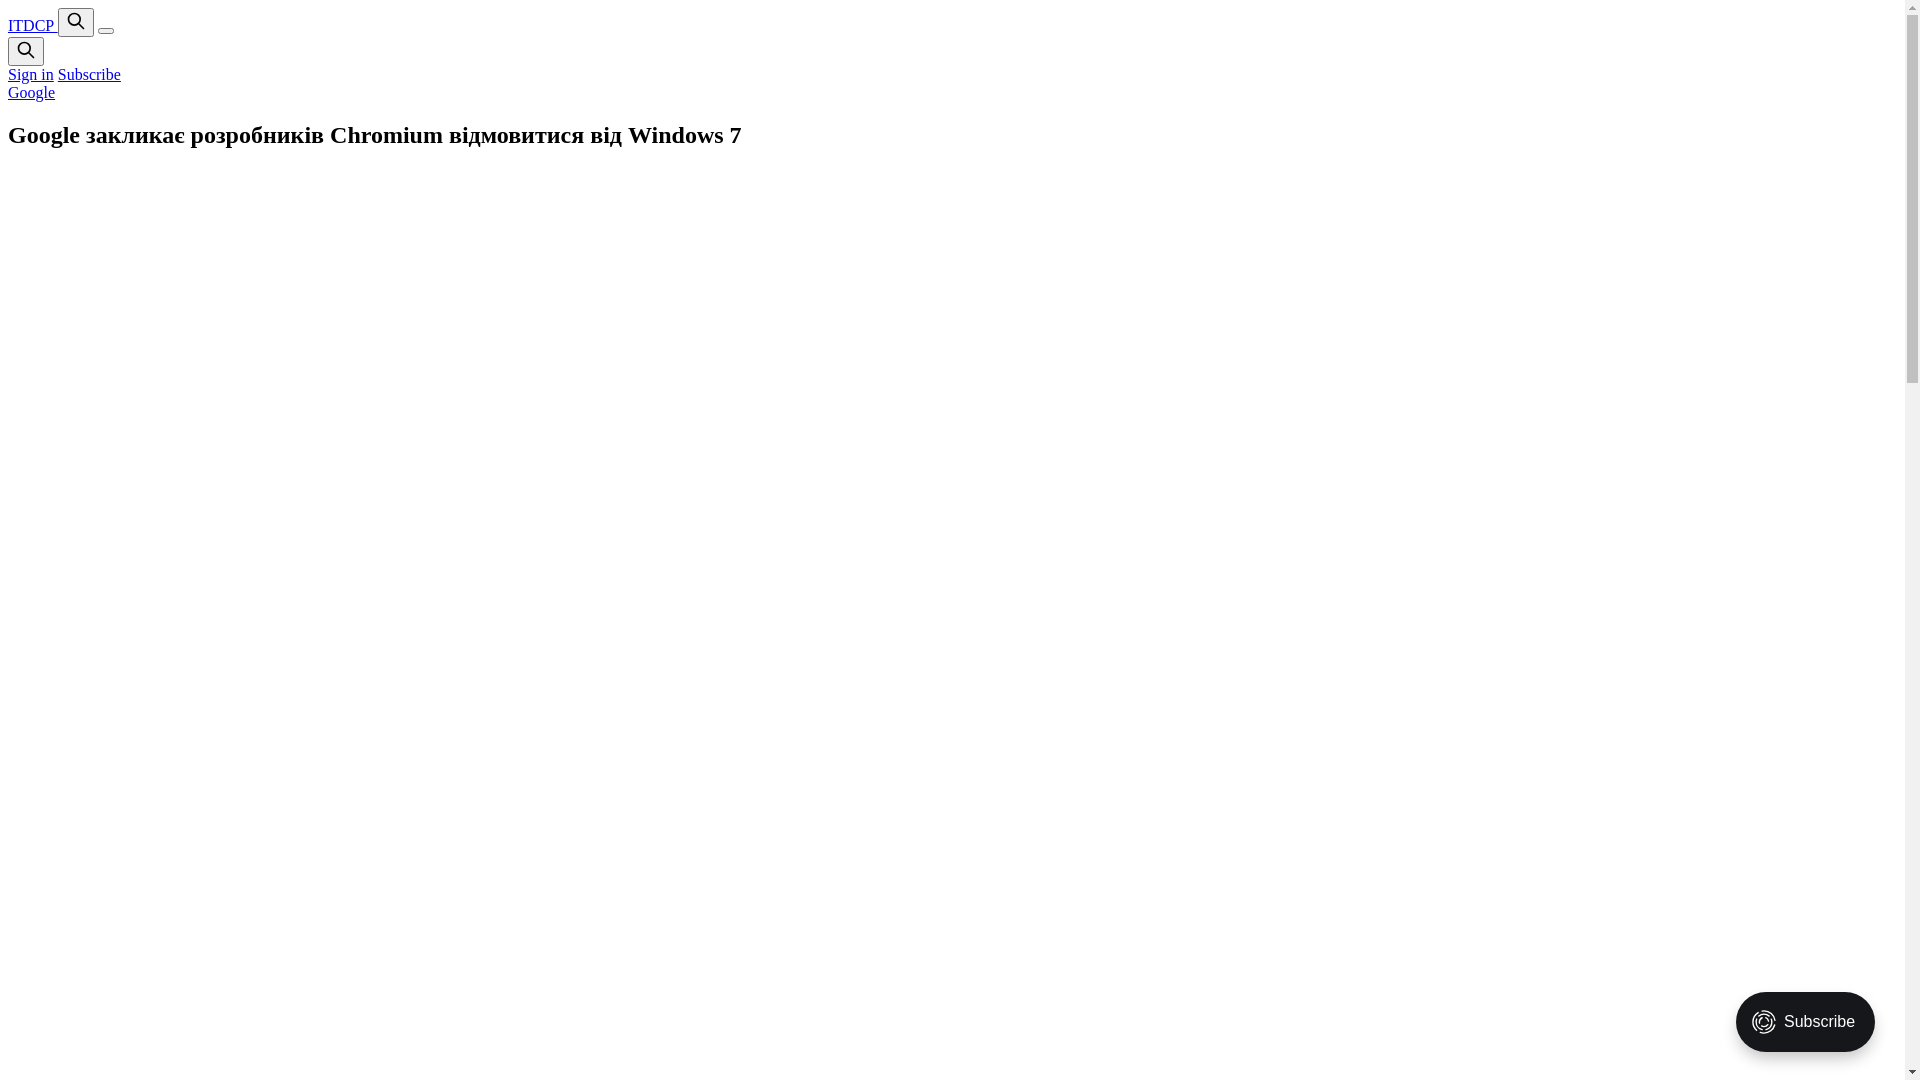 The width and height of the screenshot is (1920, 1080). Describe the element at coordinates (31, 92) in the screenshot. I see `'Google'` at that location.